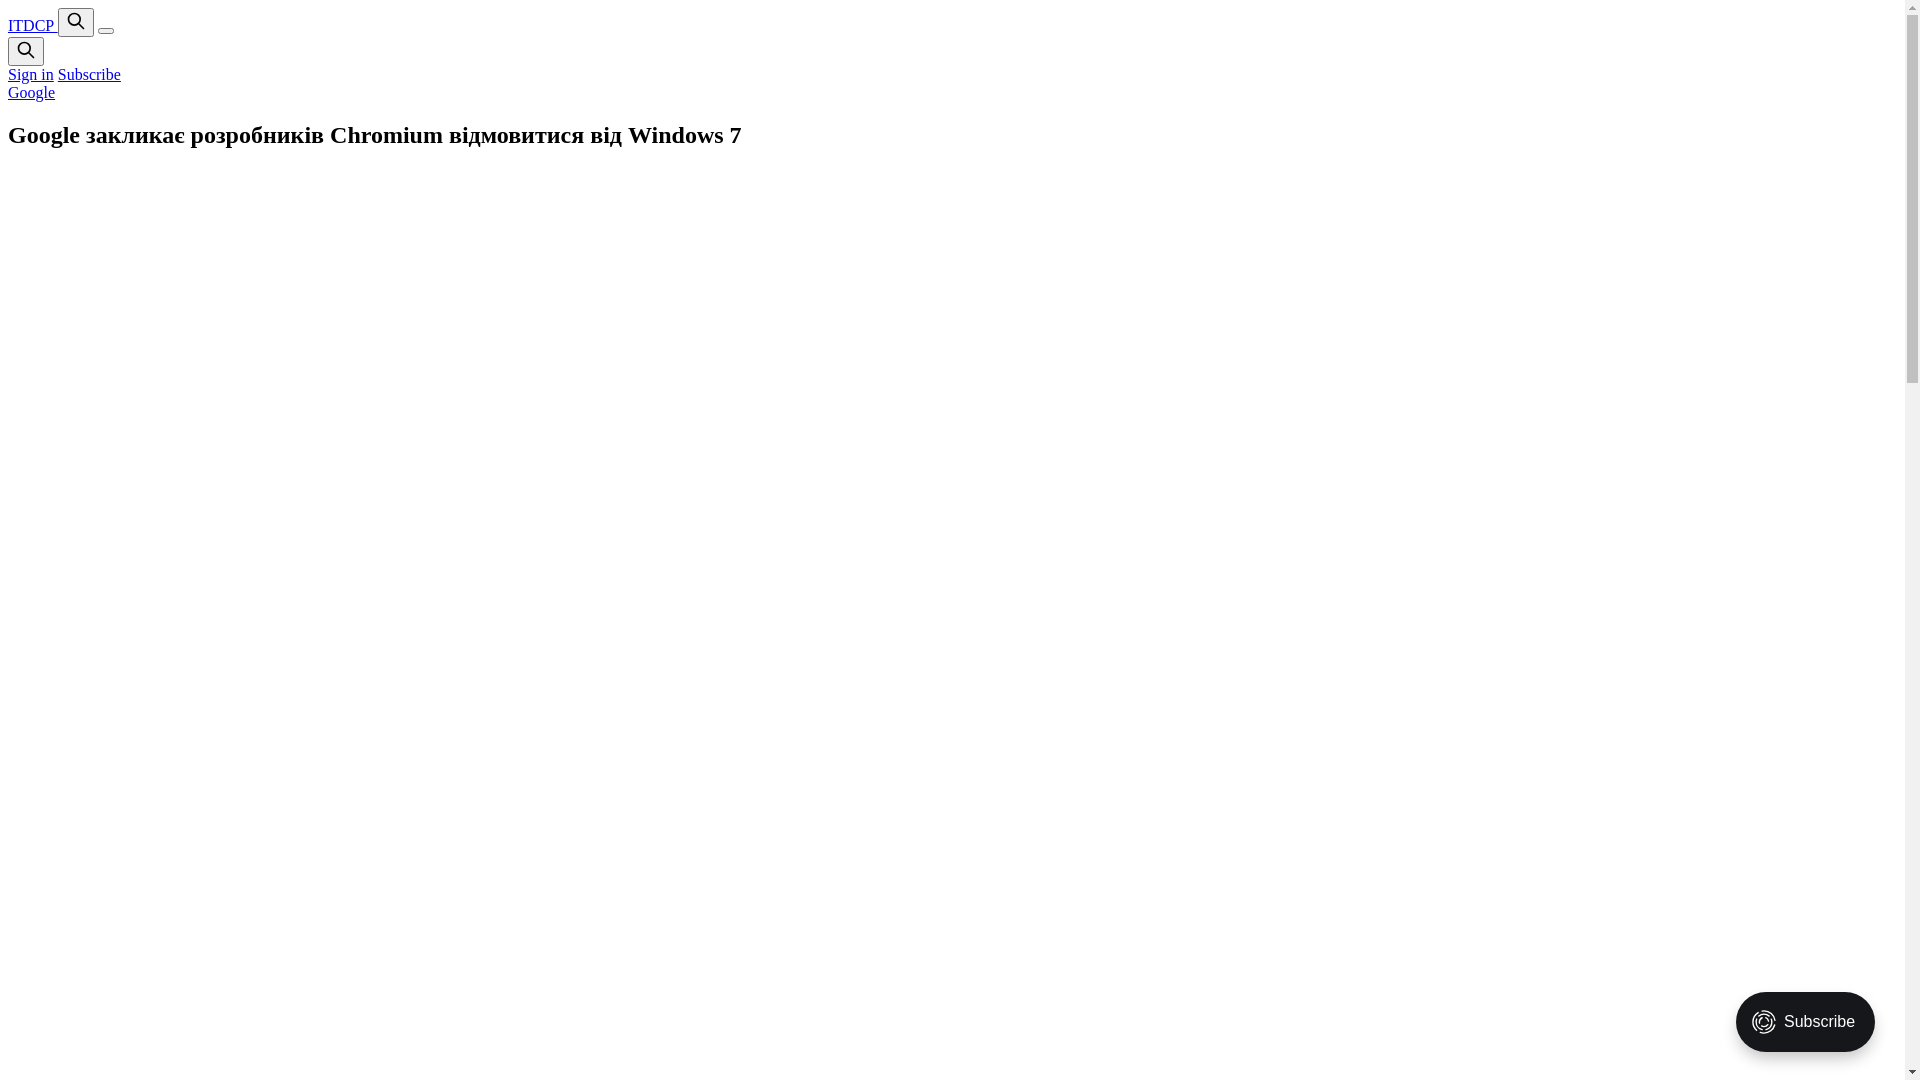 The width and height of the screenshot is (1920, 1080). Describe the element at coordinates (31, 92) in the screenshot. I see `'Google'` at that location.